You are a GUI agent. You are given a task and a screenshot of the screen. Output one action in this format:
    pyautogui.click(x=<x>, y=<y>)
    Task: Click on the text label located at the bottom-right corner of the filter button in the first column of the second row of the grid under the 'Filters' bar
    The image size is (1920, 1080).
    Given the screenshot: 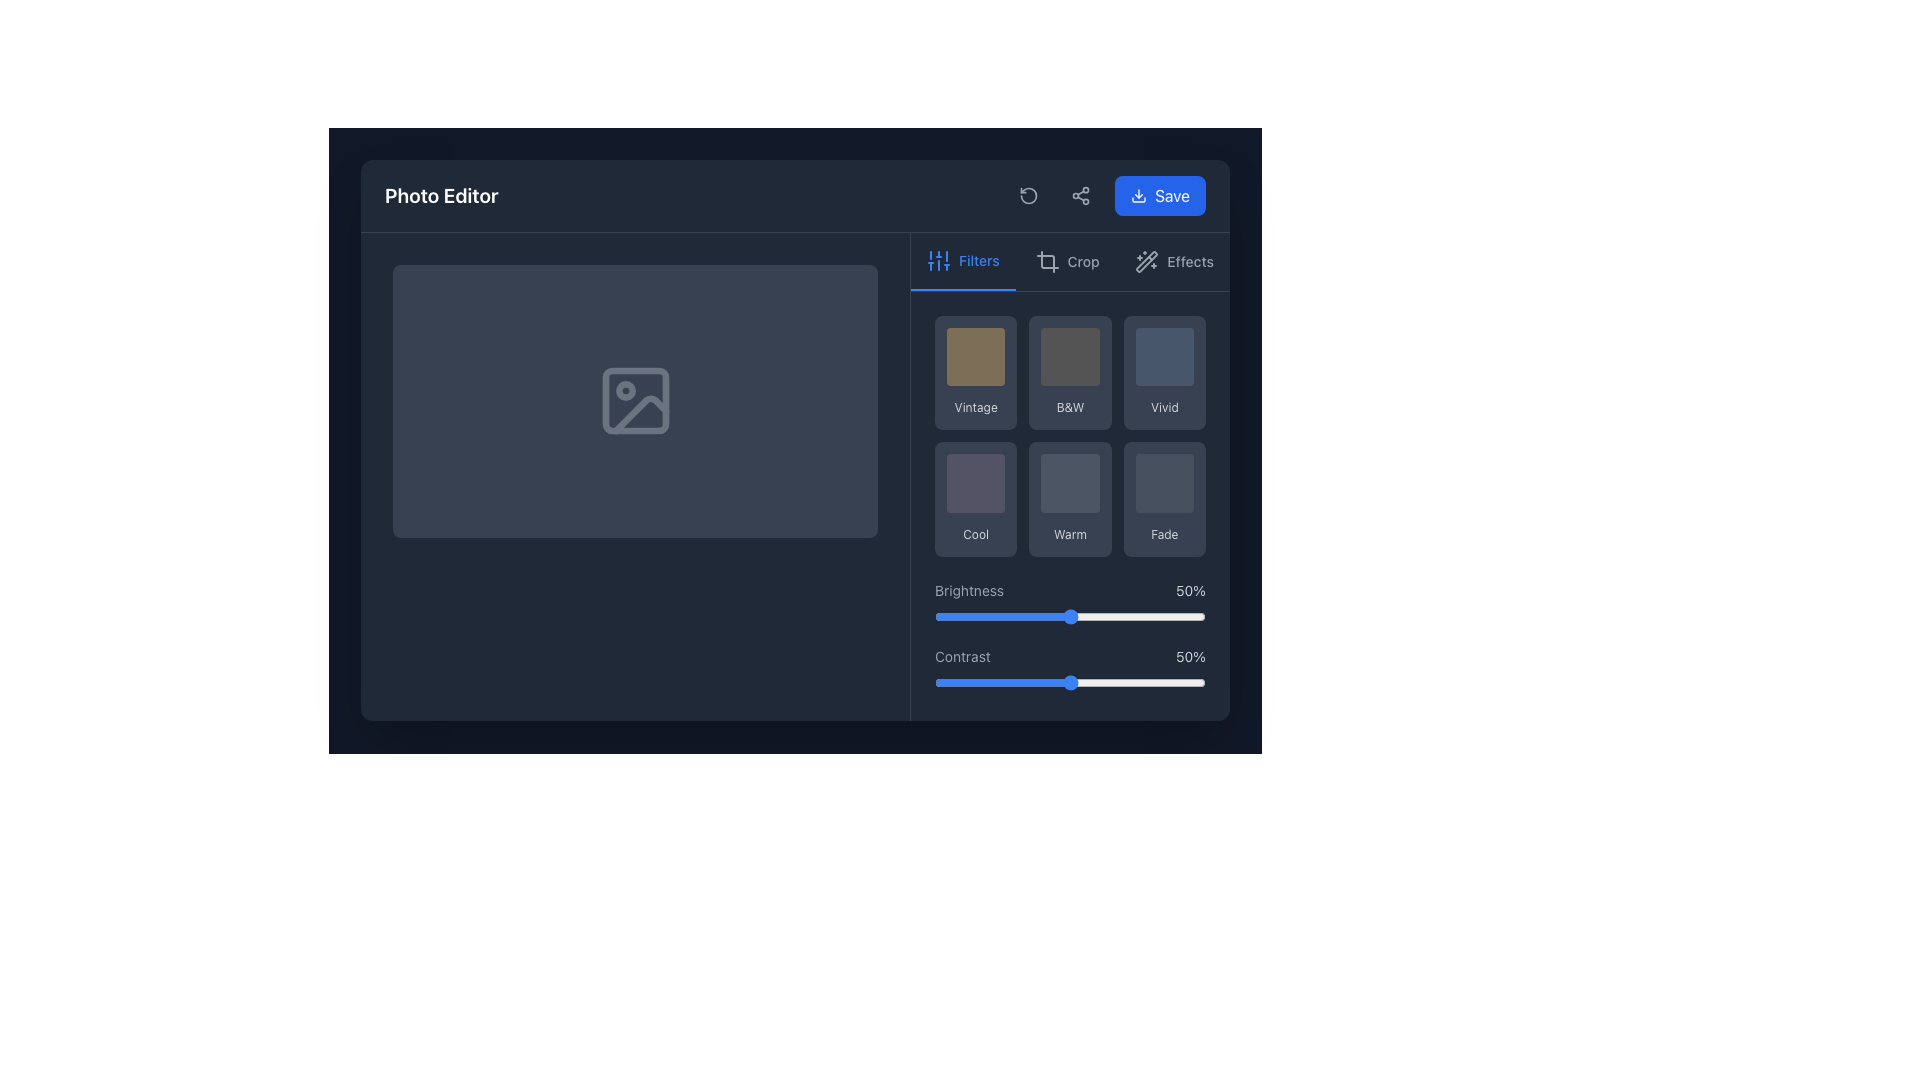 What is the action you would take?
    pyautogui.click(x=976, y=533)
    